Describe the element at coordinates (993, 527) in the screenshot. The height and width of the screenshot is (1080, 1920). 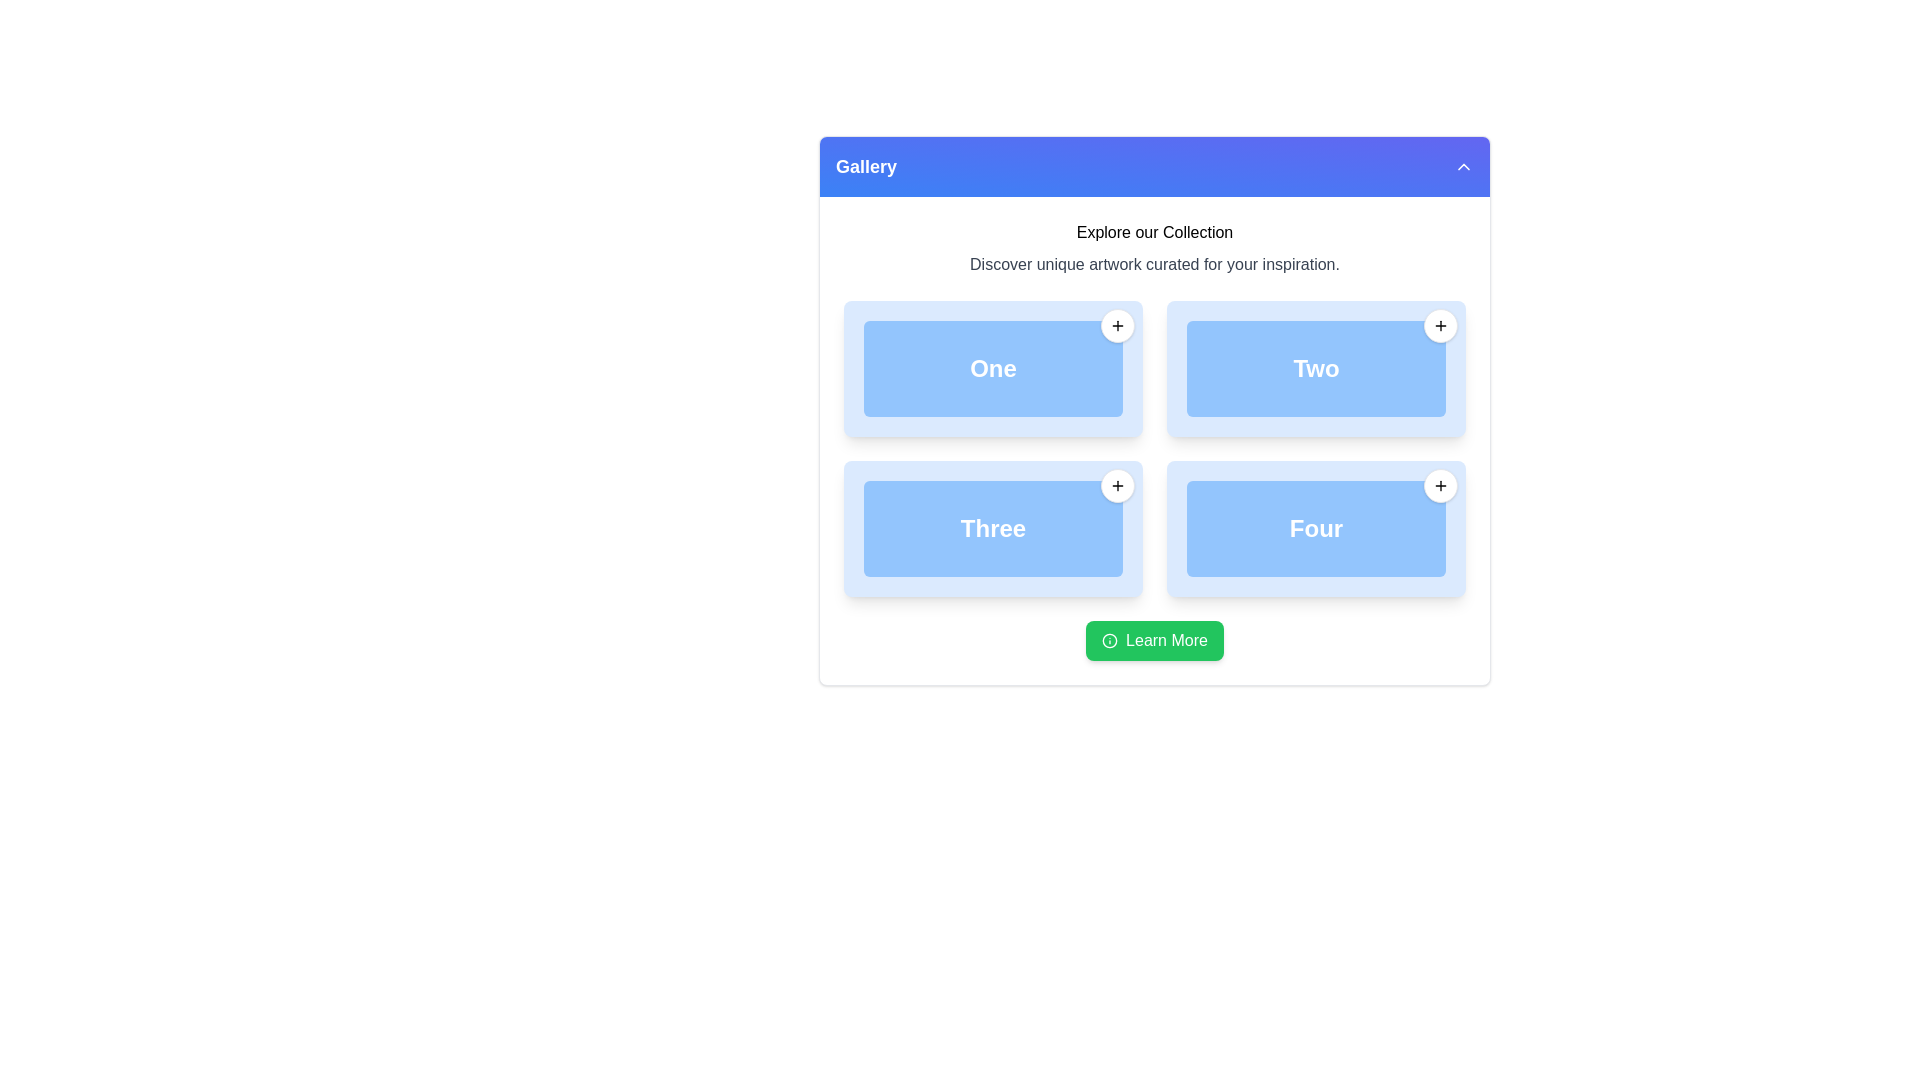
I see `the static label displaying 'Three' located in the bottom-left quadrant of a grid layout, specifically in the first column of the second row` at that location.